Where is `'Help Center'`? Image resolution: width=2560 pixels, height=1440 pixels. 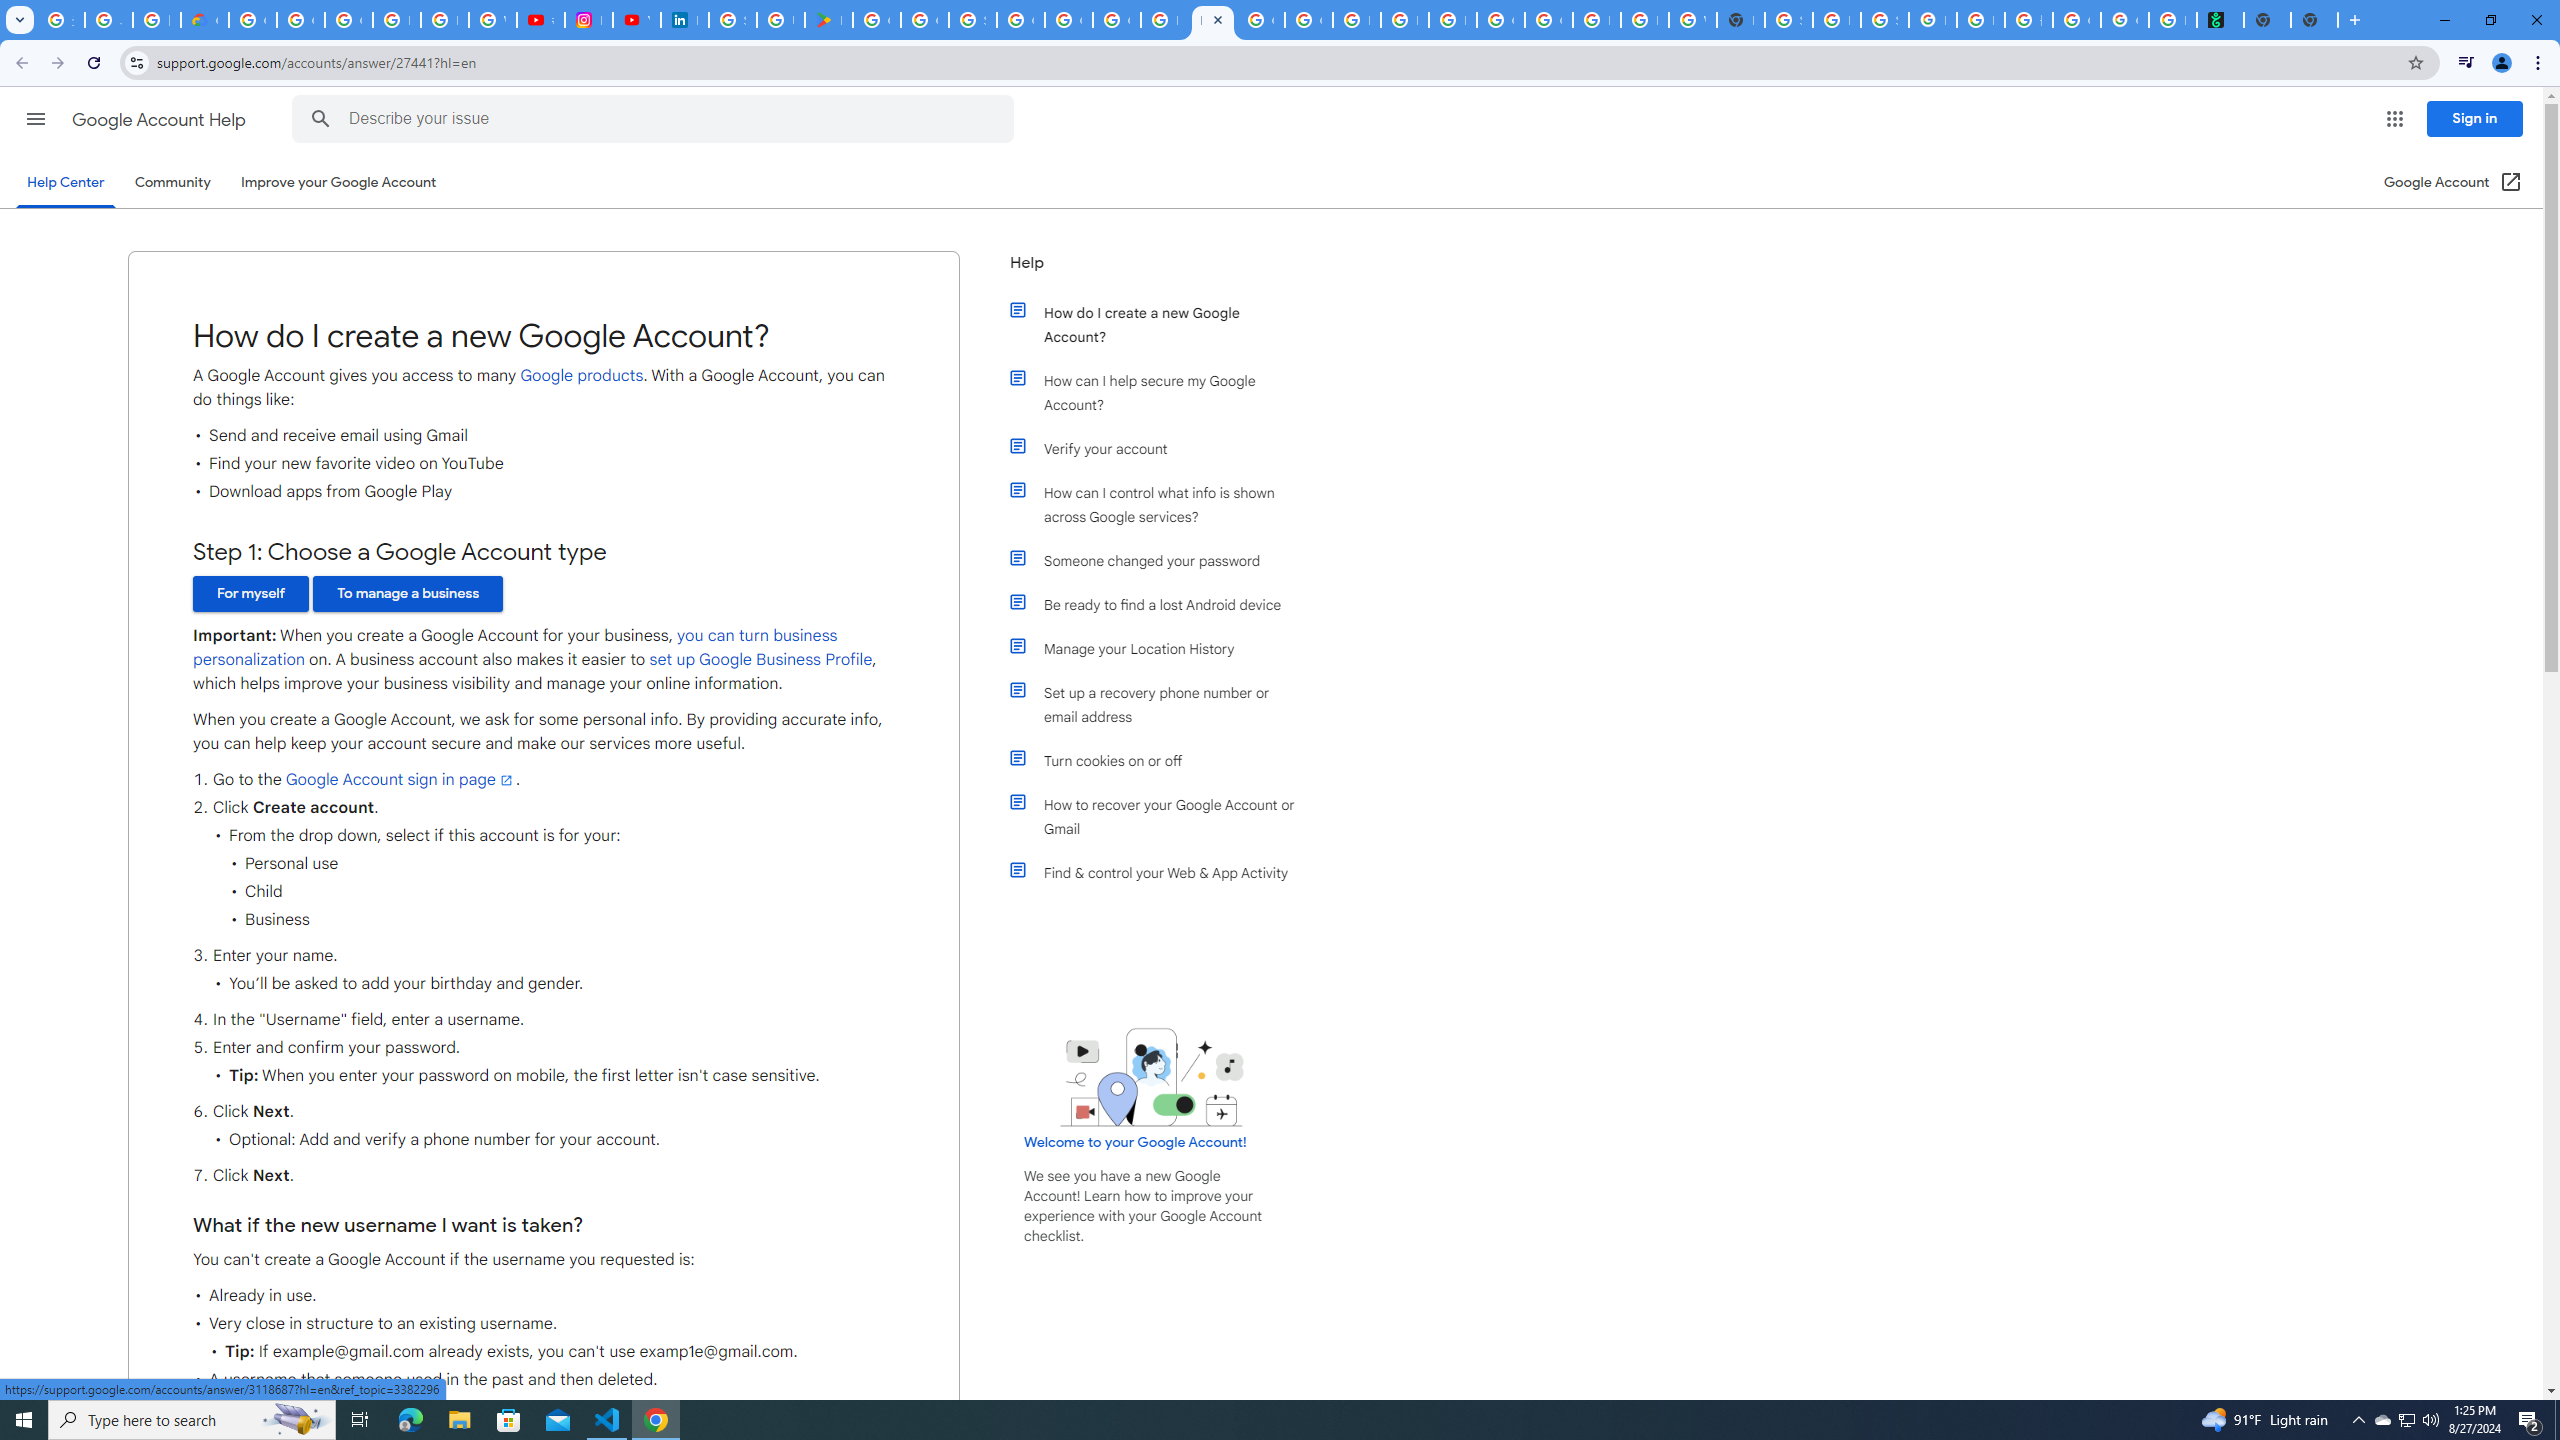
'Help Center' is located at coordinates (65, 181).